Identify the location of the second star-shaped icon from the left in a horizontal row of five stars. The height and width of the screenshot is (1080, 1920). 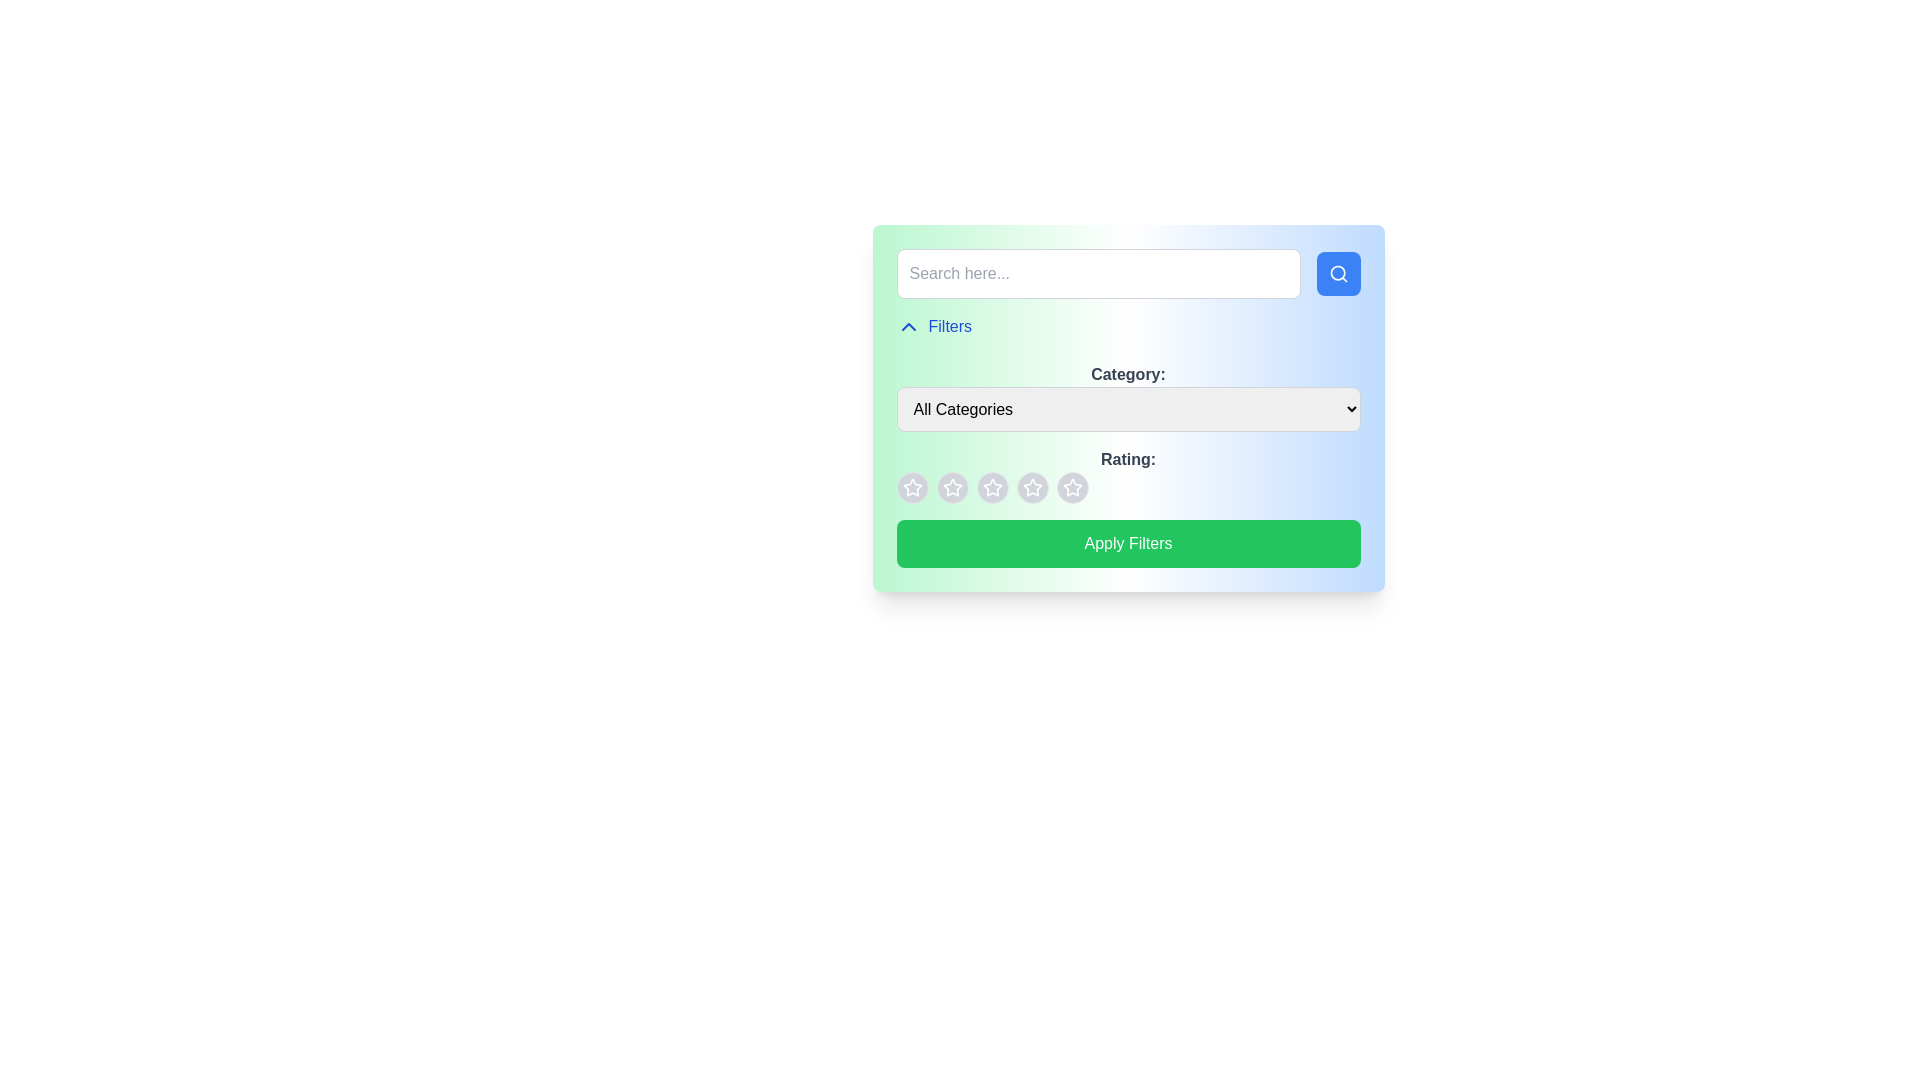
(992, 488).